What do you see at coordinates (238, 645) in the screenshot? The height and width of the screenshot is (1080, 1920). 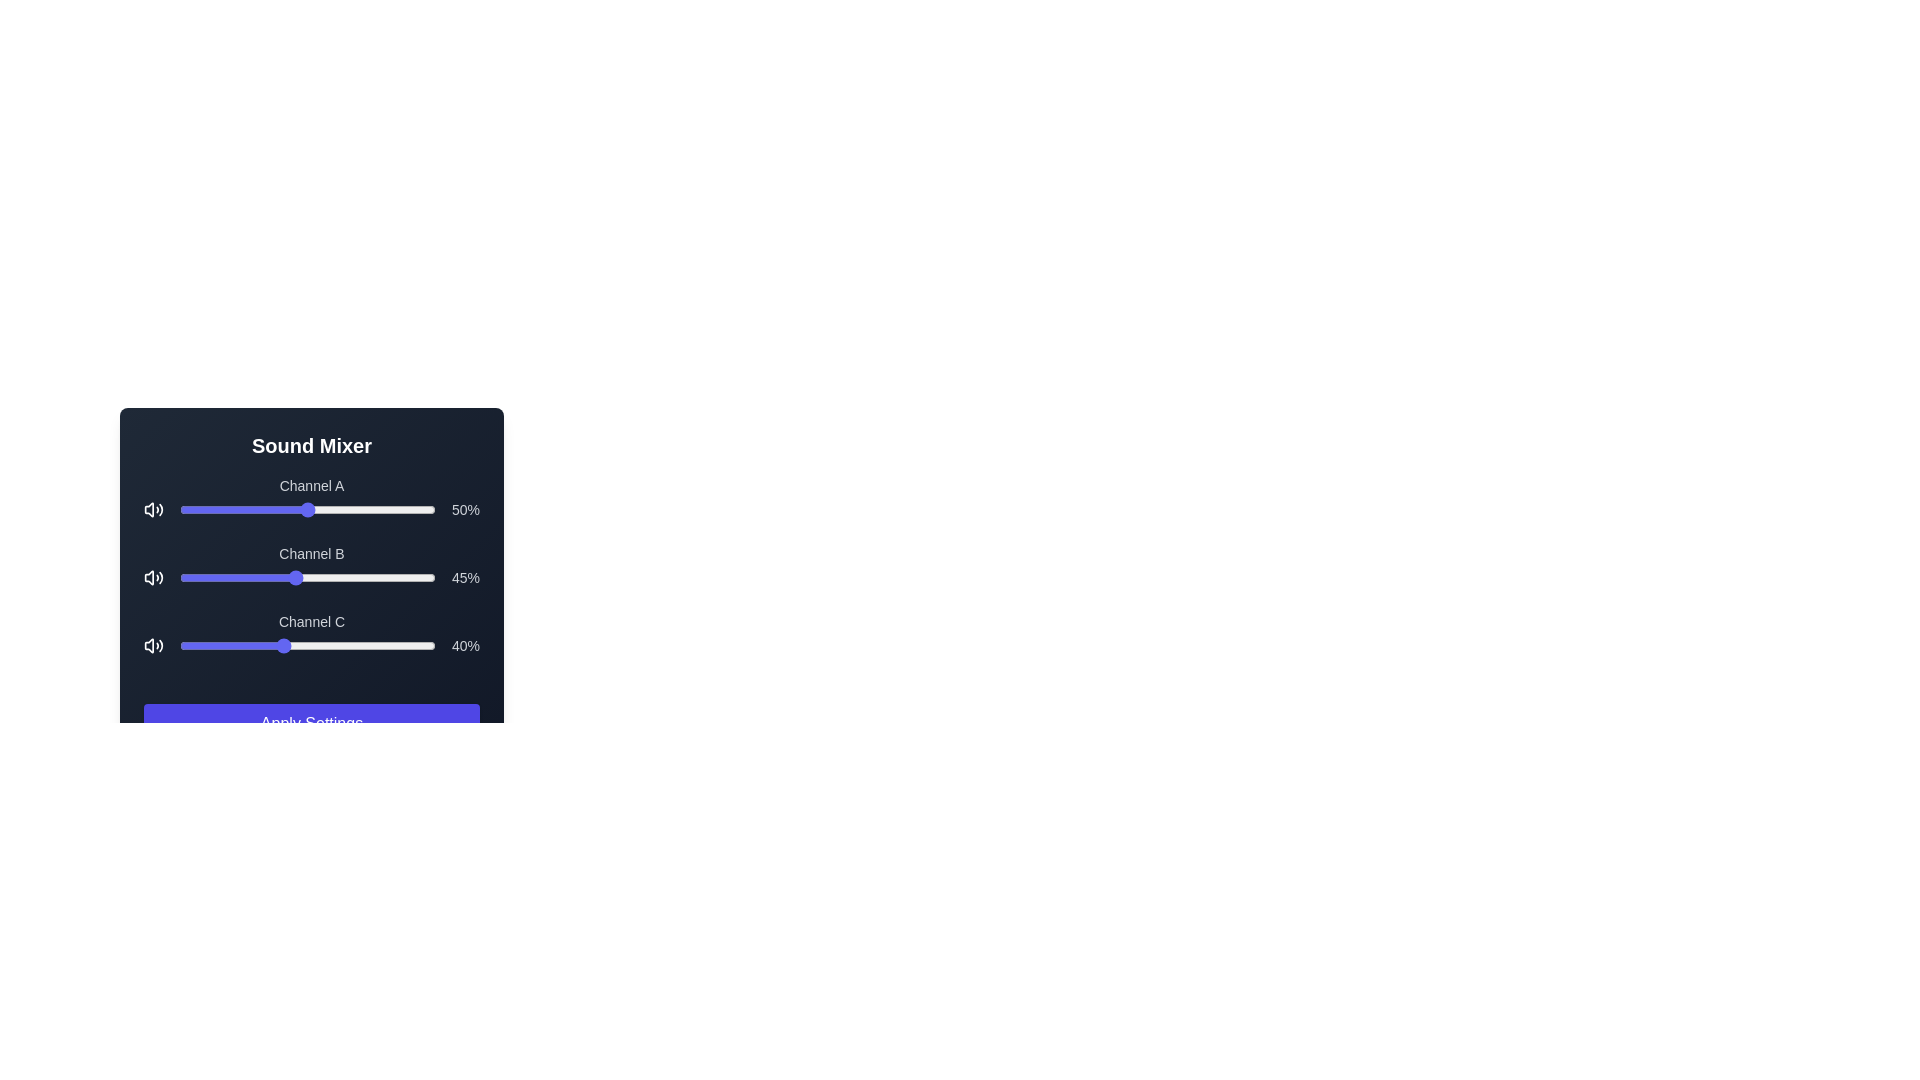 I see `Channel C volume` at bounding box center [238, 645].